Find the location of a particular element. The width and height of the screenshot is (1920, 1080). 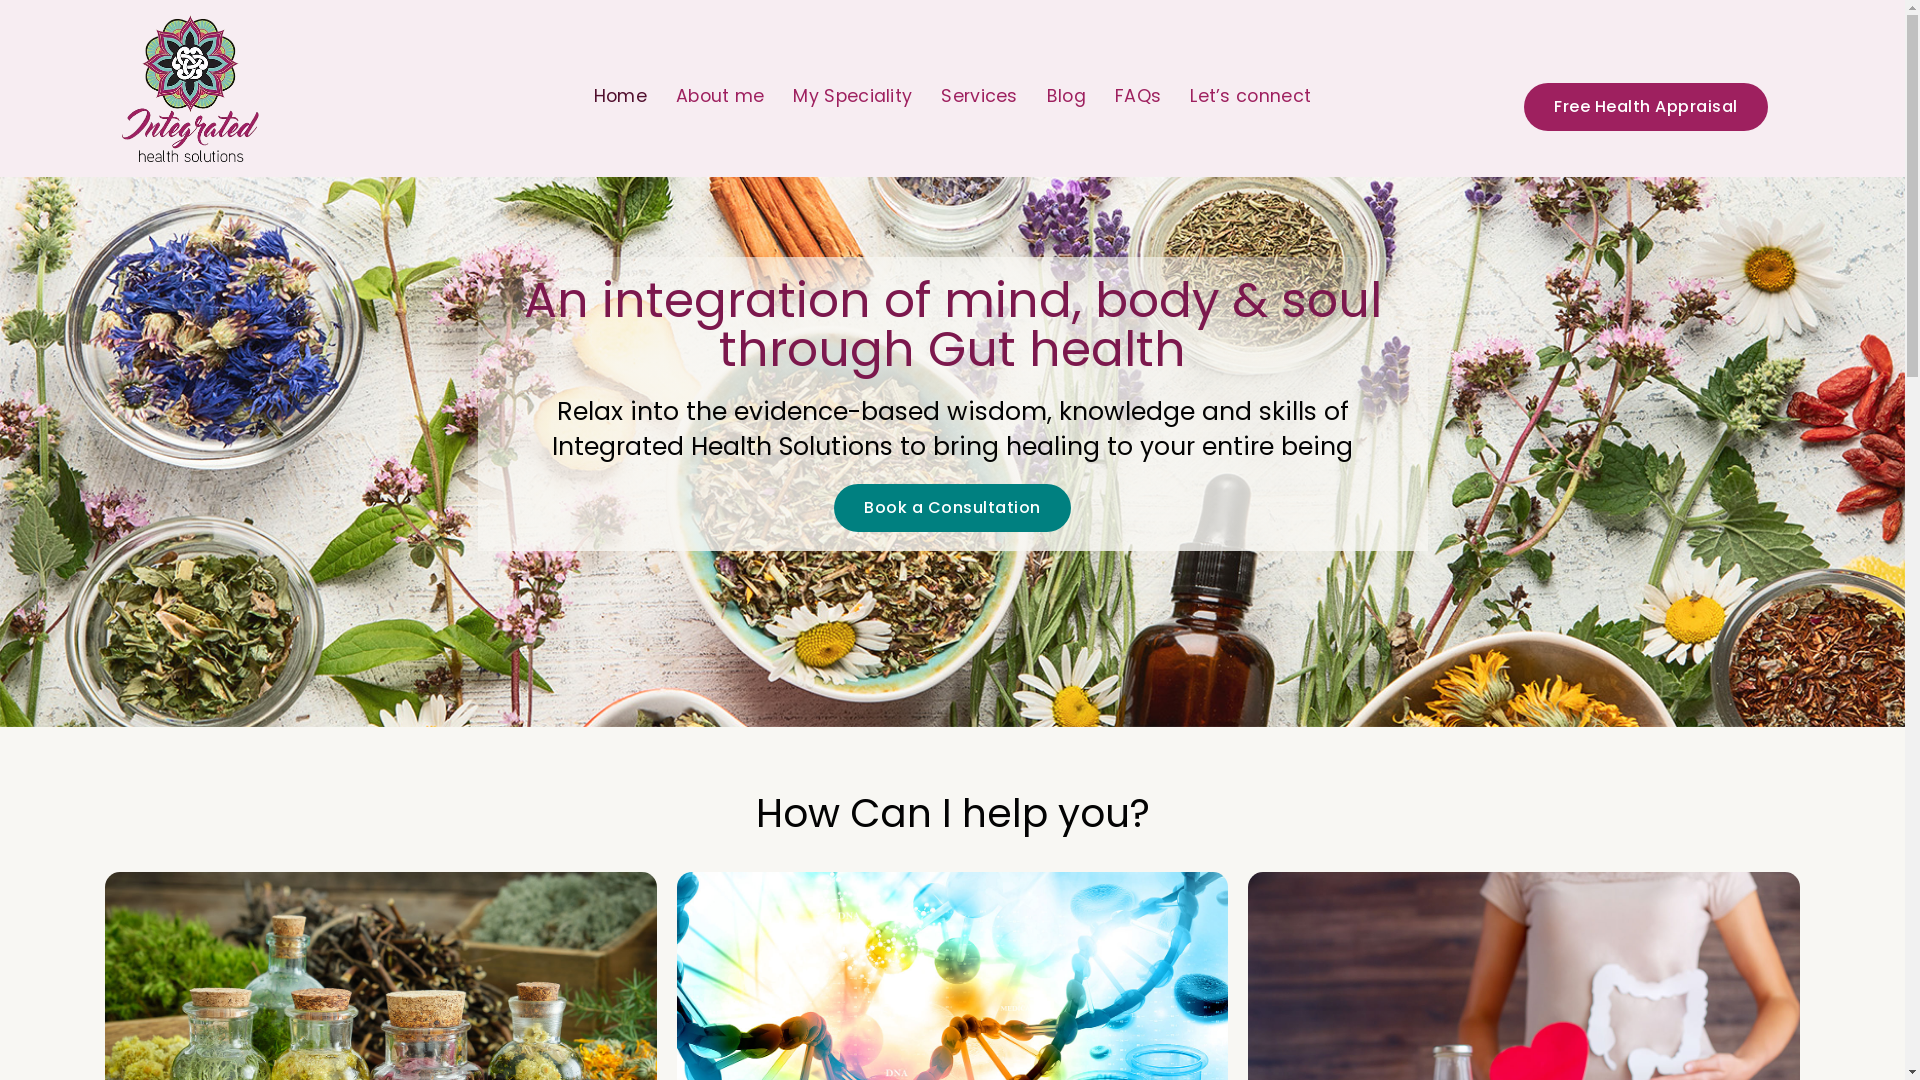

'FAQs' is located at coordinates (1137, 96).